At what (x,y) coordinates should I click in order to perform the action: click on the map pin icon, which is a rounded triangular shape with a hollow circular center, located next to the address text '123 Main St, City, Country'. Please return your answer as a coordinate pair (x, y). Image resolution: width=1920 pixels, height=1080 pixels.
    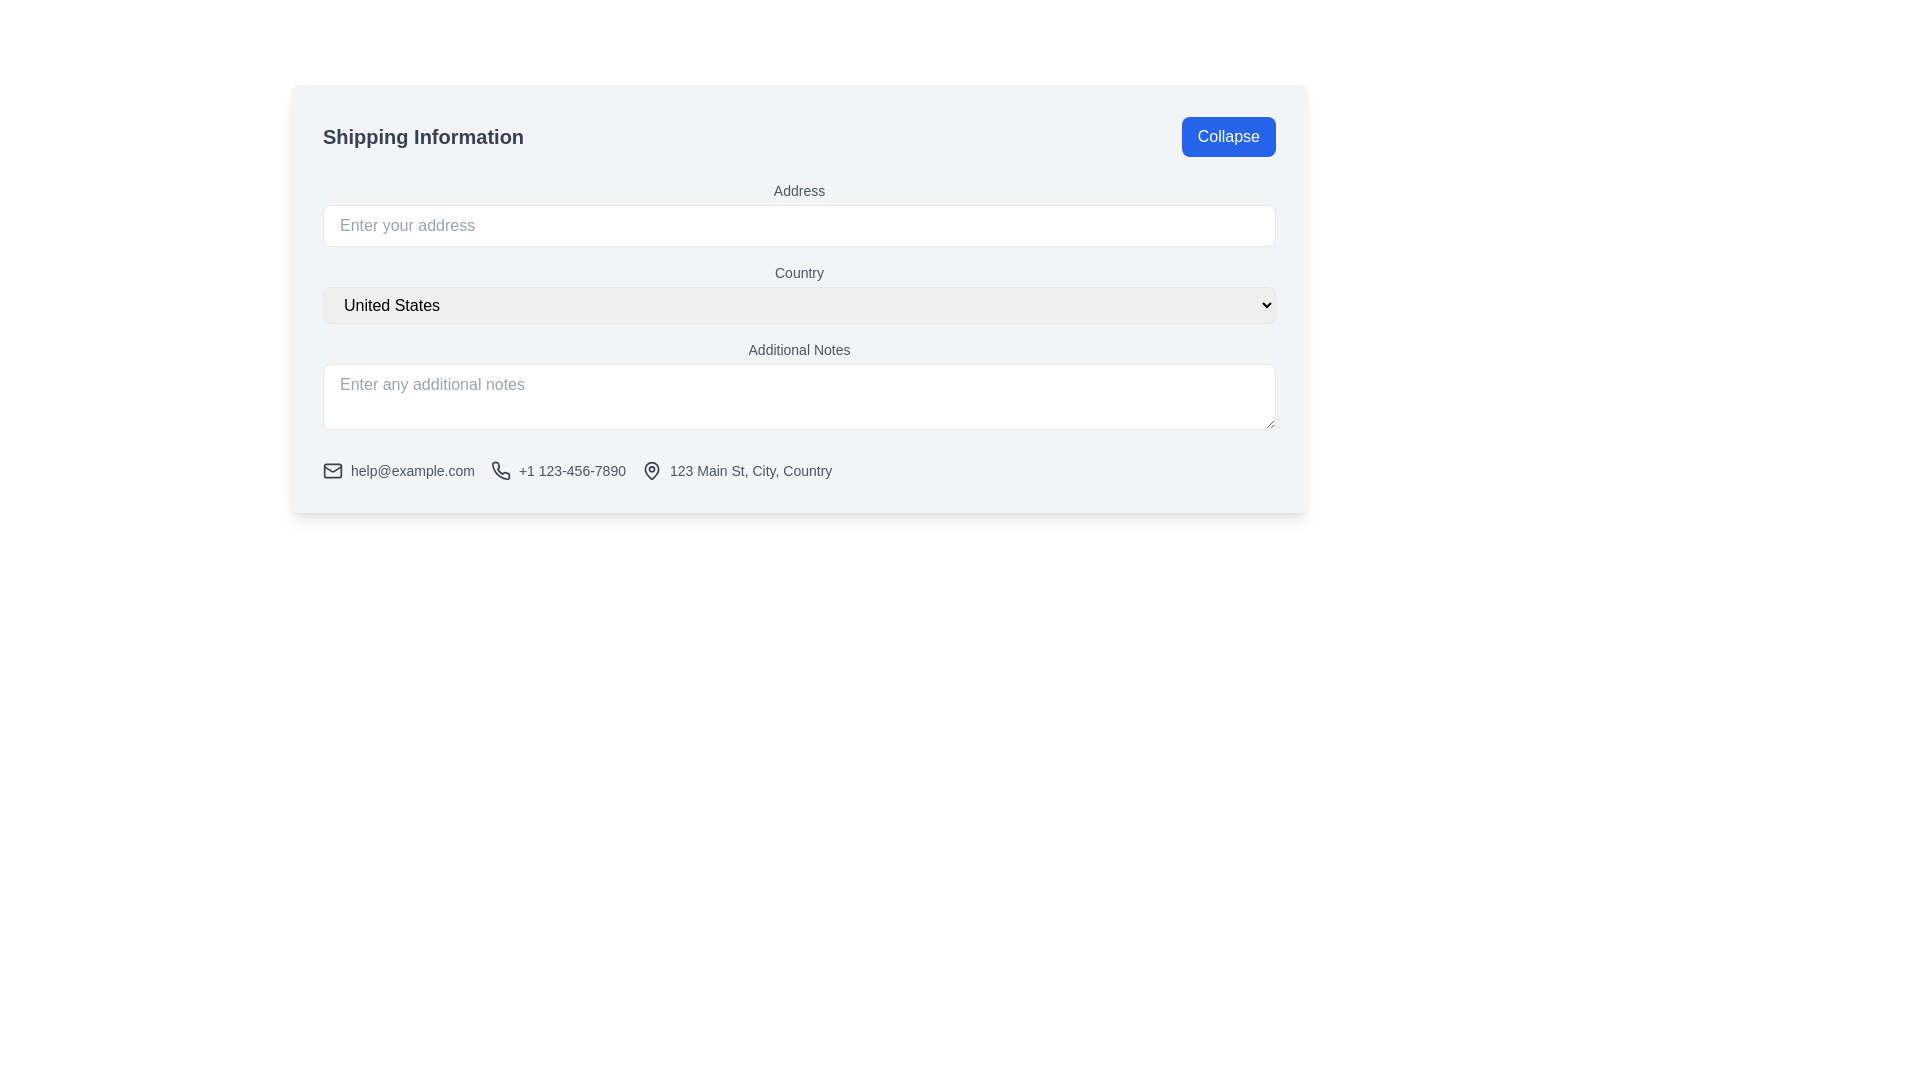
    Looking at the image, I should click on (652, 470).